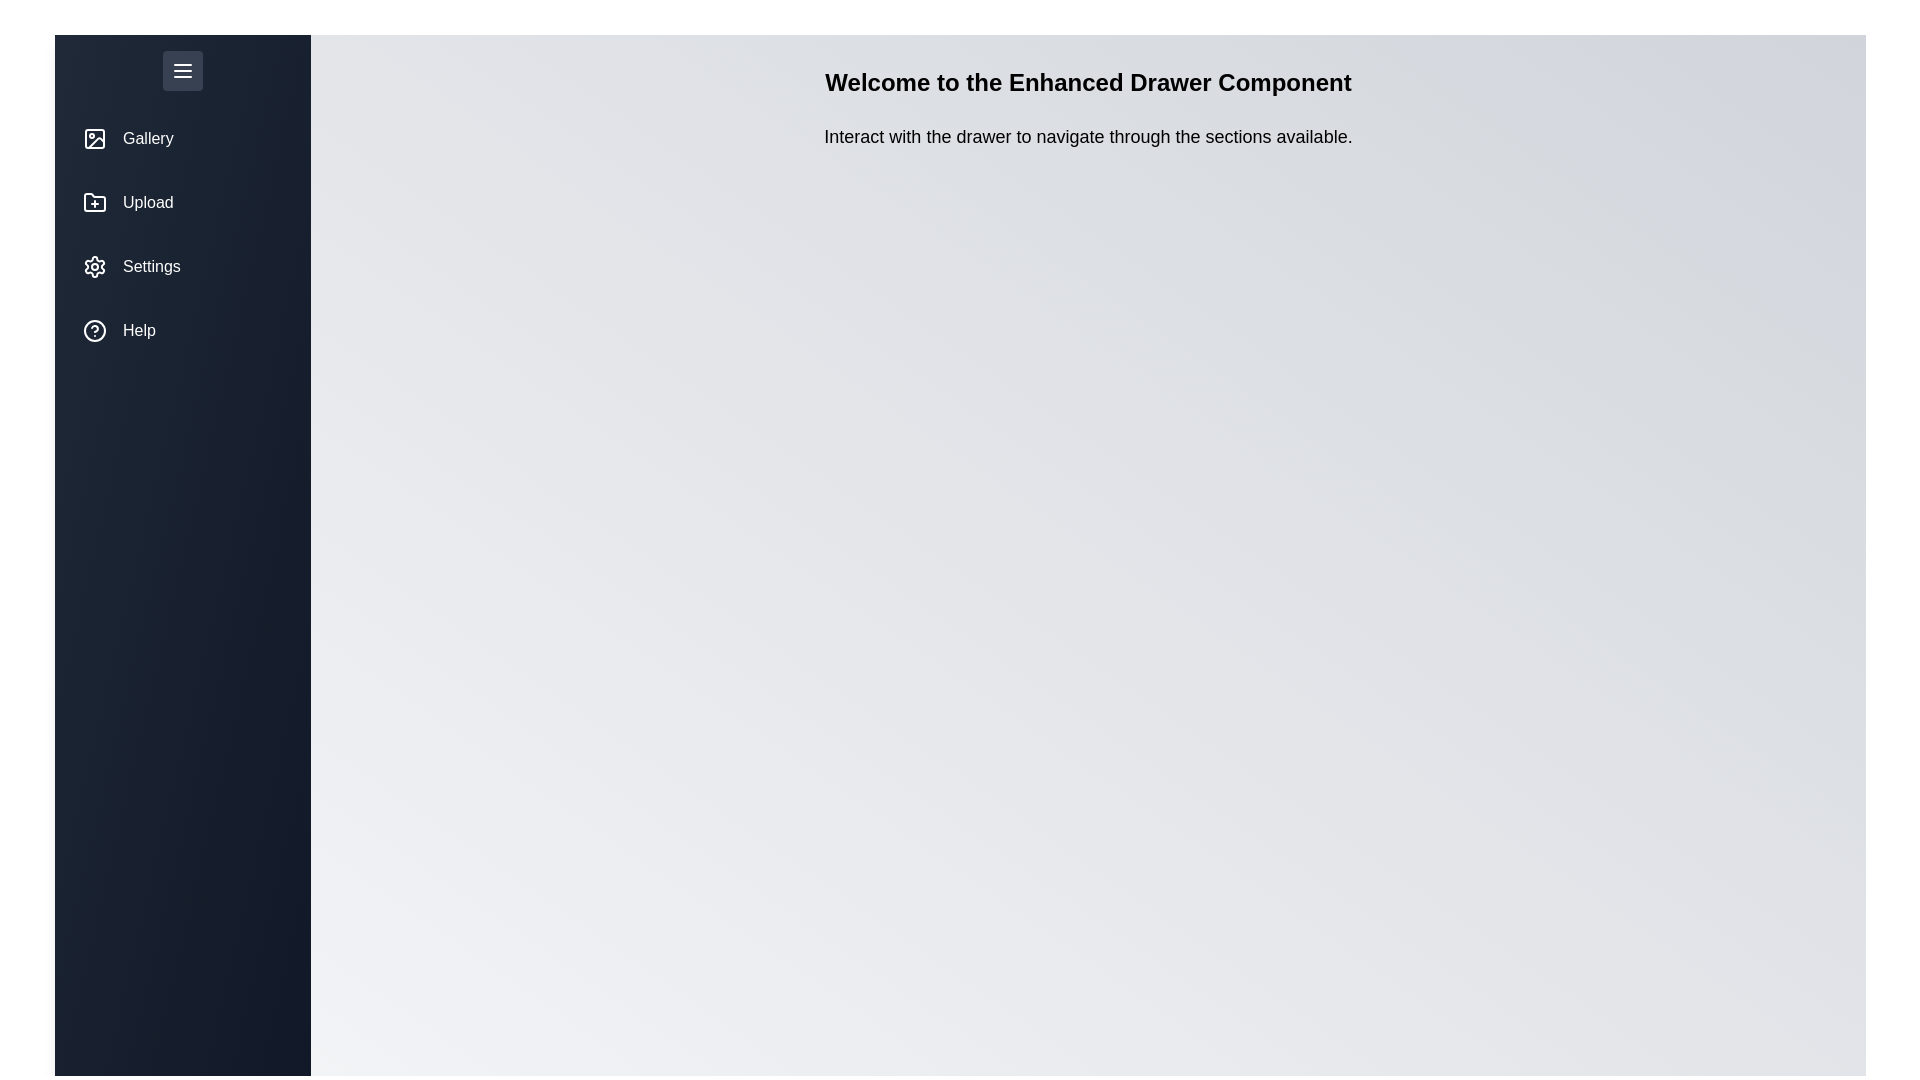 The height and width of the screenshot is (1080, 1920). Describe the element at coordinates (182, 203) in the screenshot. I see `the section Upload to observe hover effects` at that location.